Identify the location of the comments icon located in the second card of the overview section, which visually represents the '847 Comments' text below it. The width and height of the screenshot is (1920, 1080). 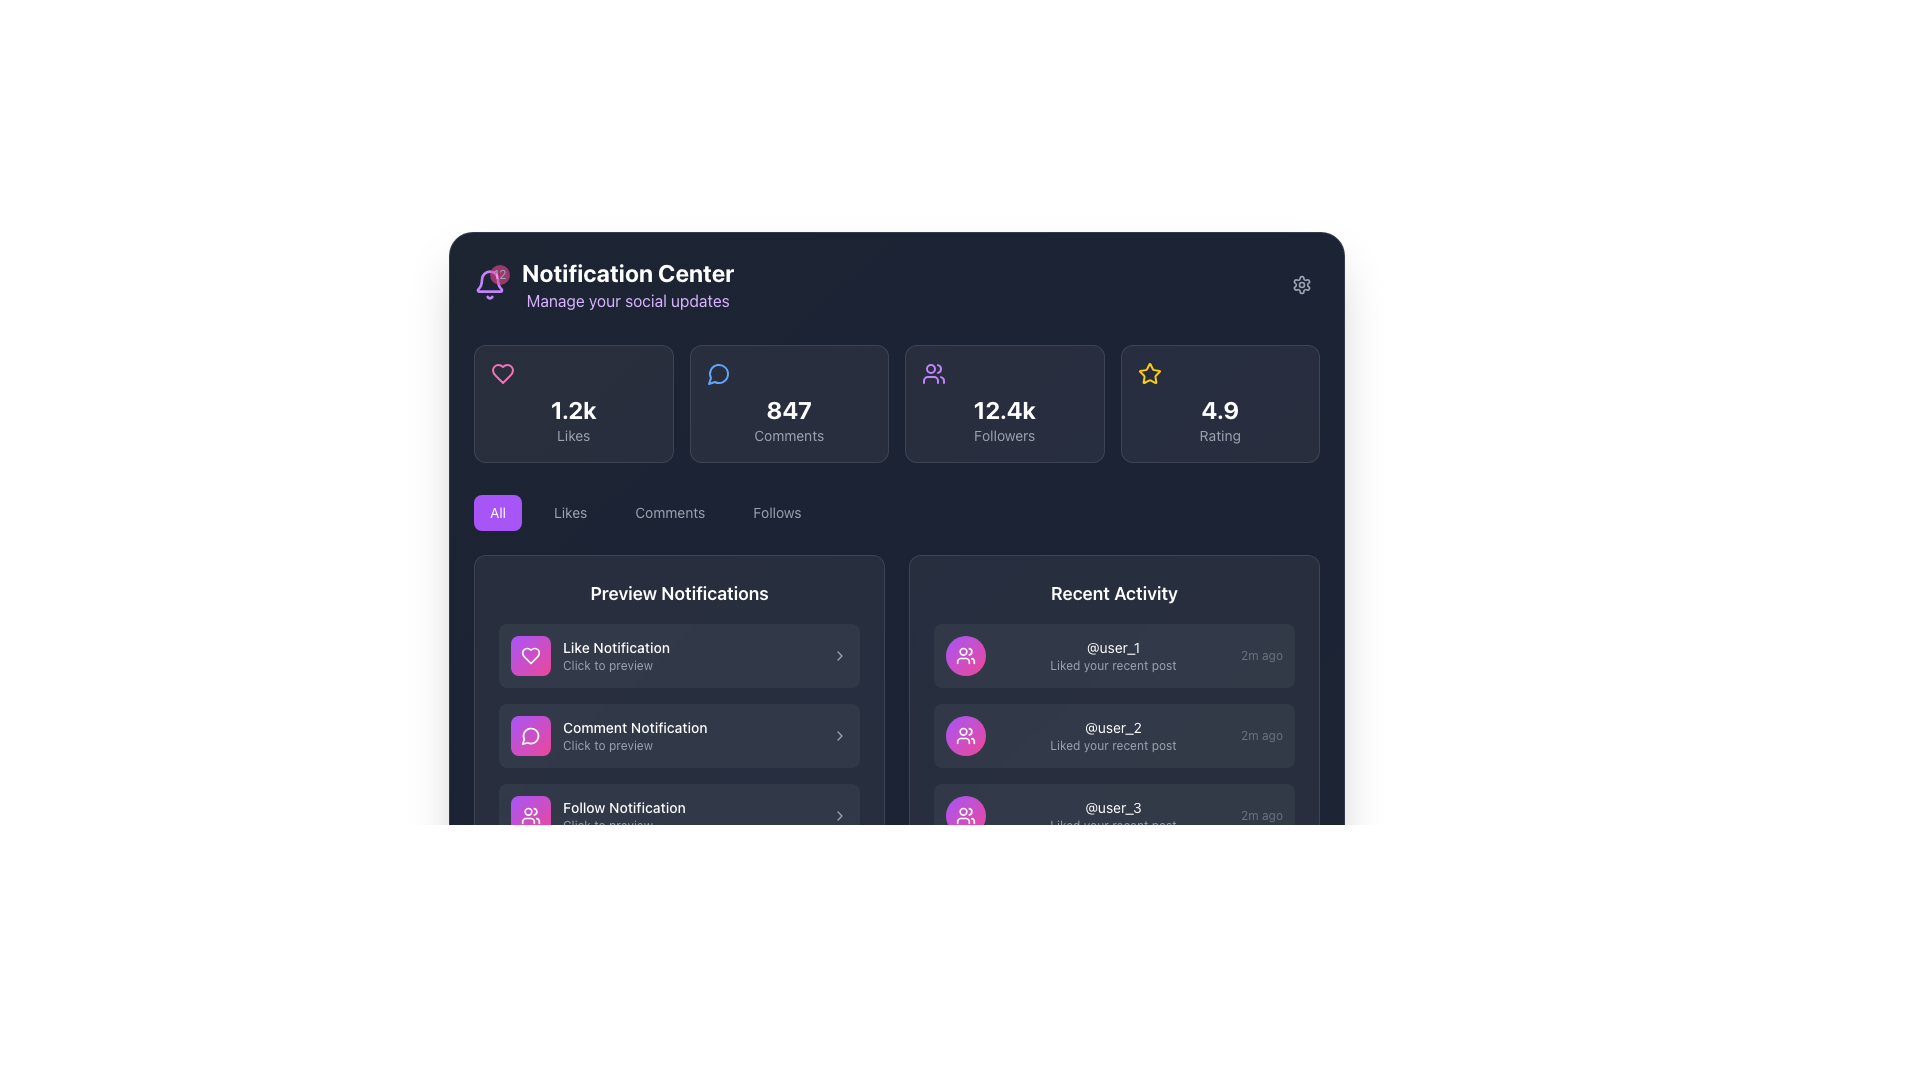
(718, 374).